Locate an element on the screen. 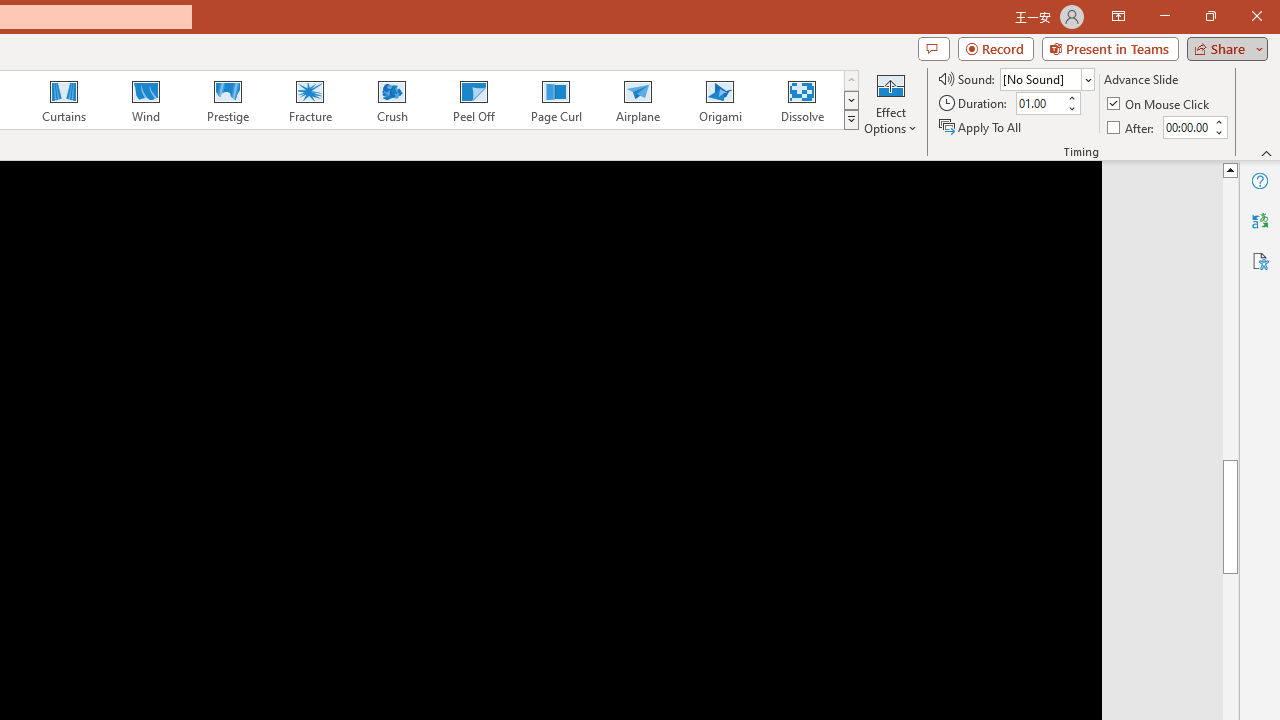  'Apply To All' is located at coordinates (981, 127).